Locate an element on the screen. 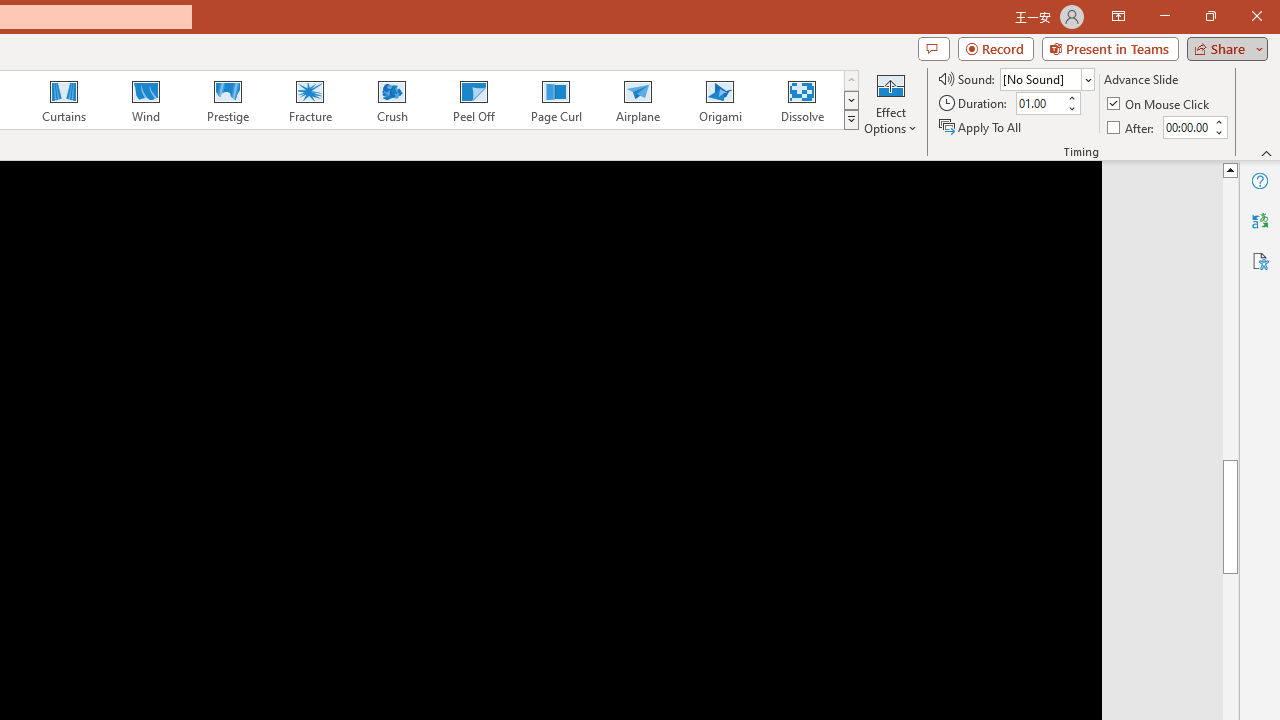  'Apply To All' is located at coordinates (981, 127).